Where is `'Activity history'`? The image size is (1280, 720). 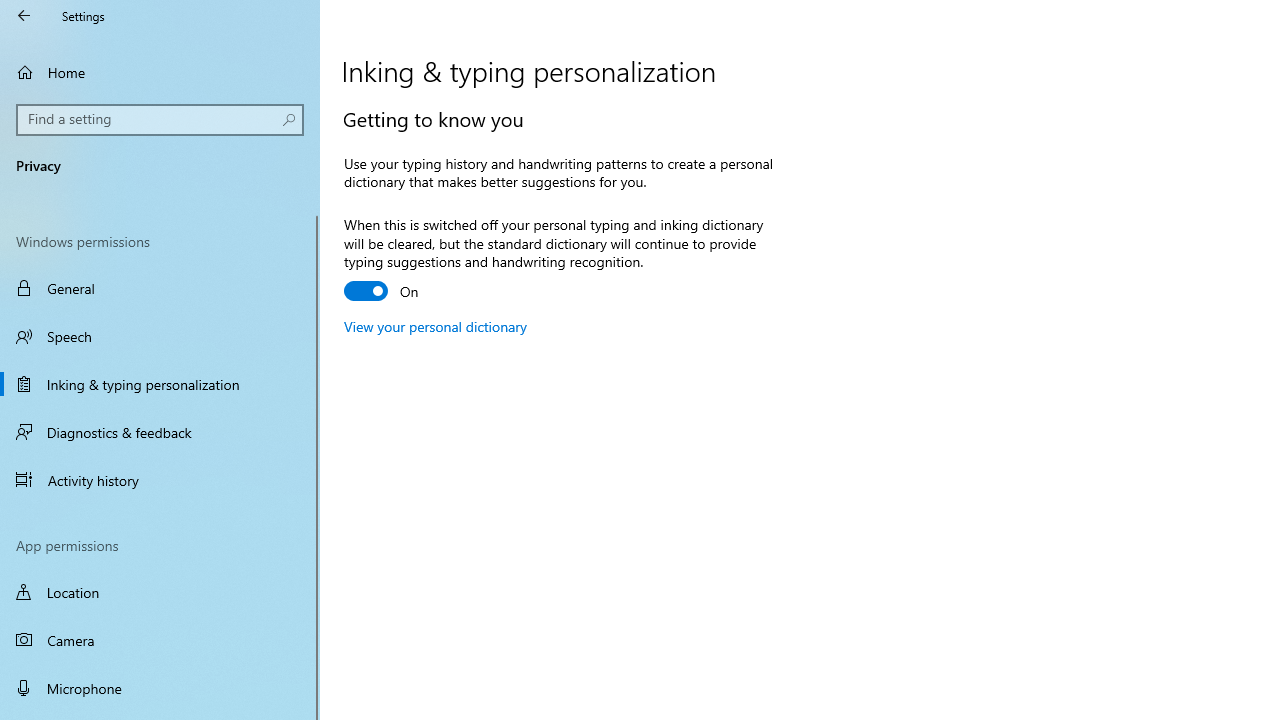 'Activity history' is located at coordinates (160, 479).